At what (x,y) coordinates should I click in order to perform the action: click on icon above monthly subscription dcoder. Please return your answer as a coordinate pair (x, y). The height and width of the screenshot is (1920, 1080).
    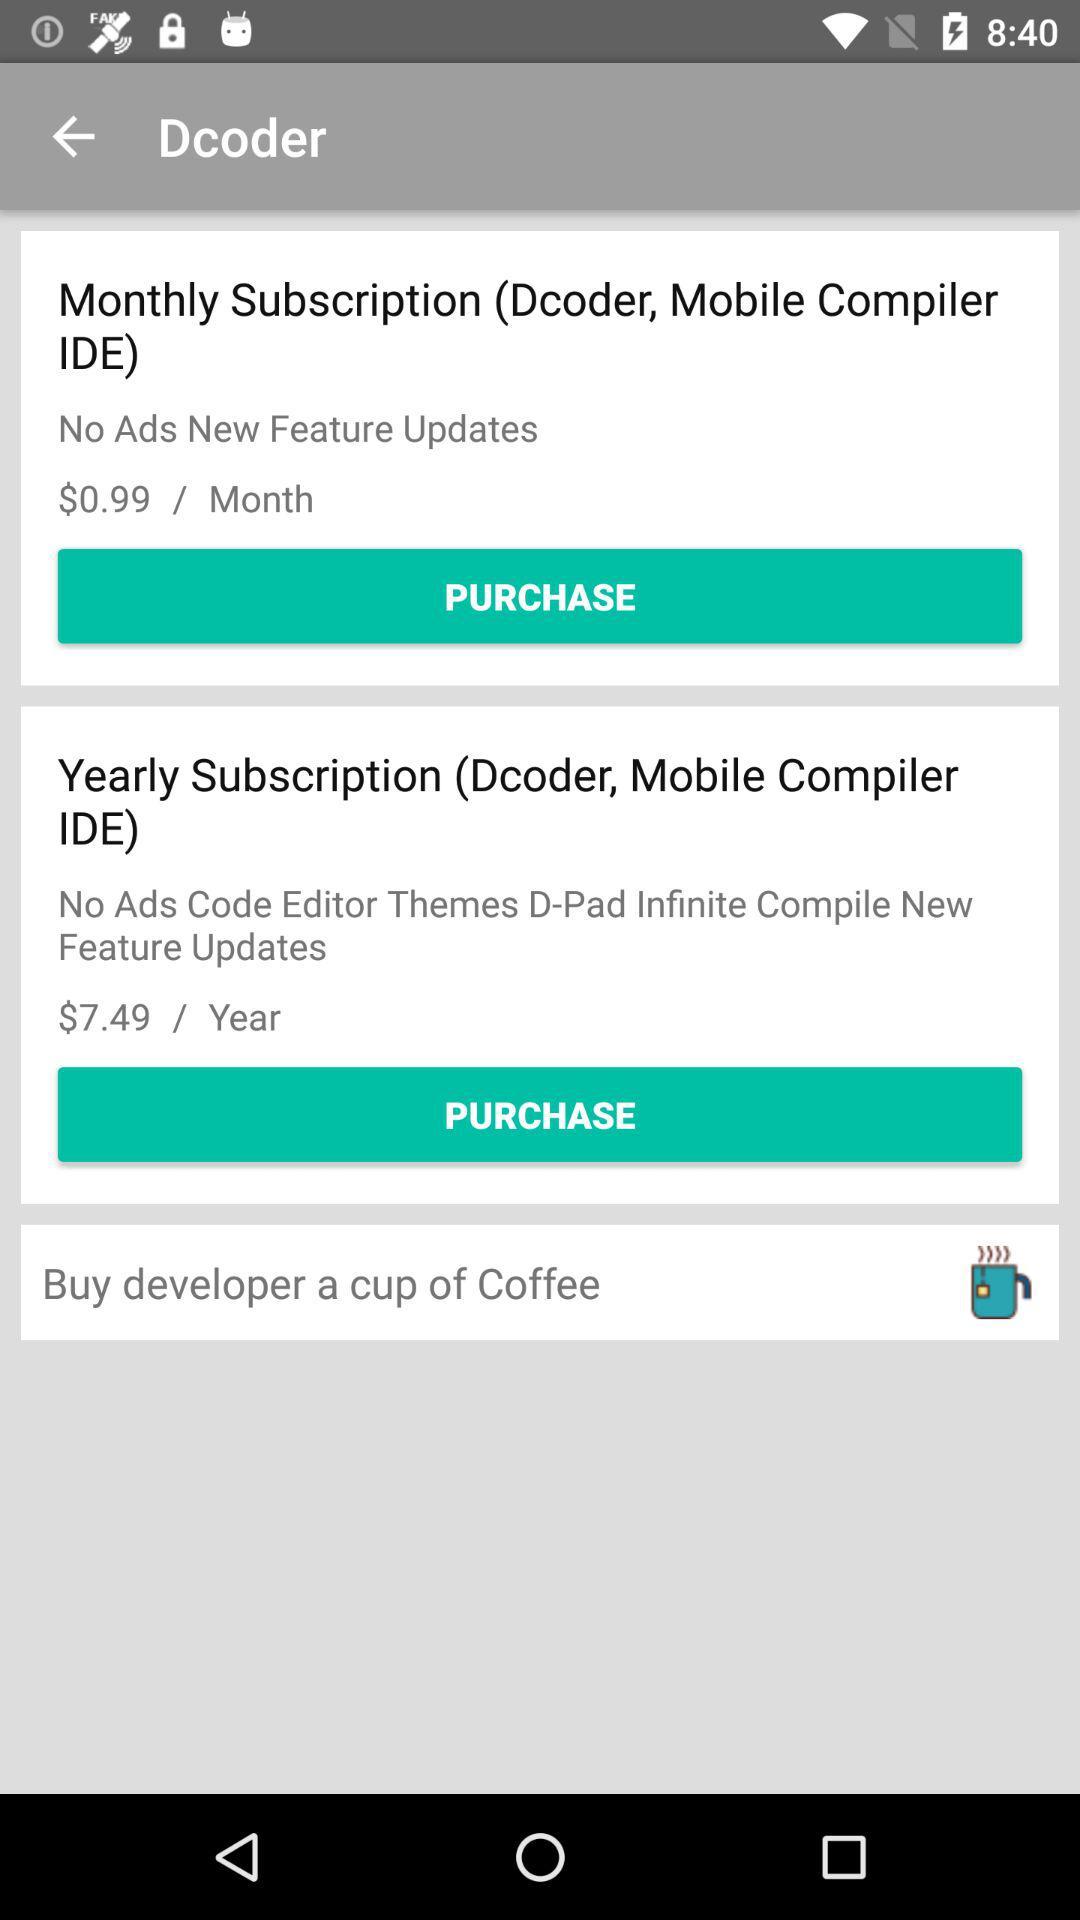
    Looking at the image, I should click on (72, 135).